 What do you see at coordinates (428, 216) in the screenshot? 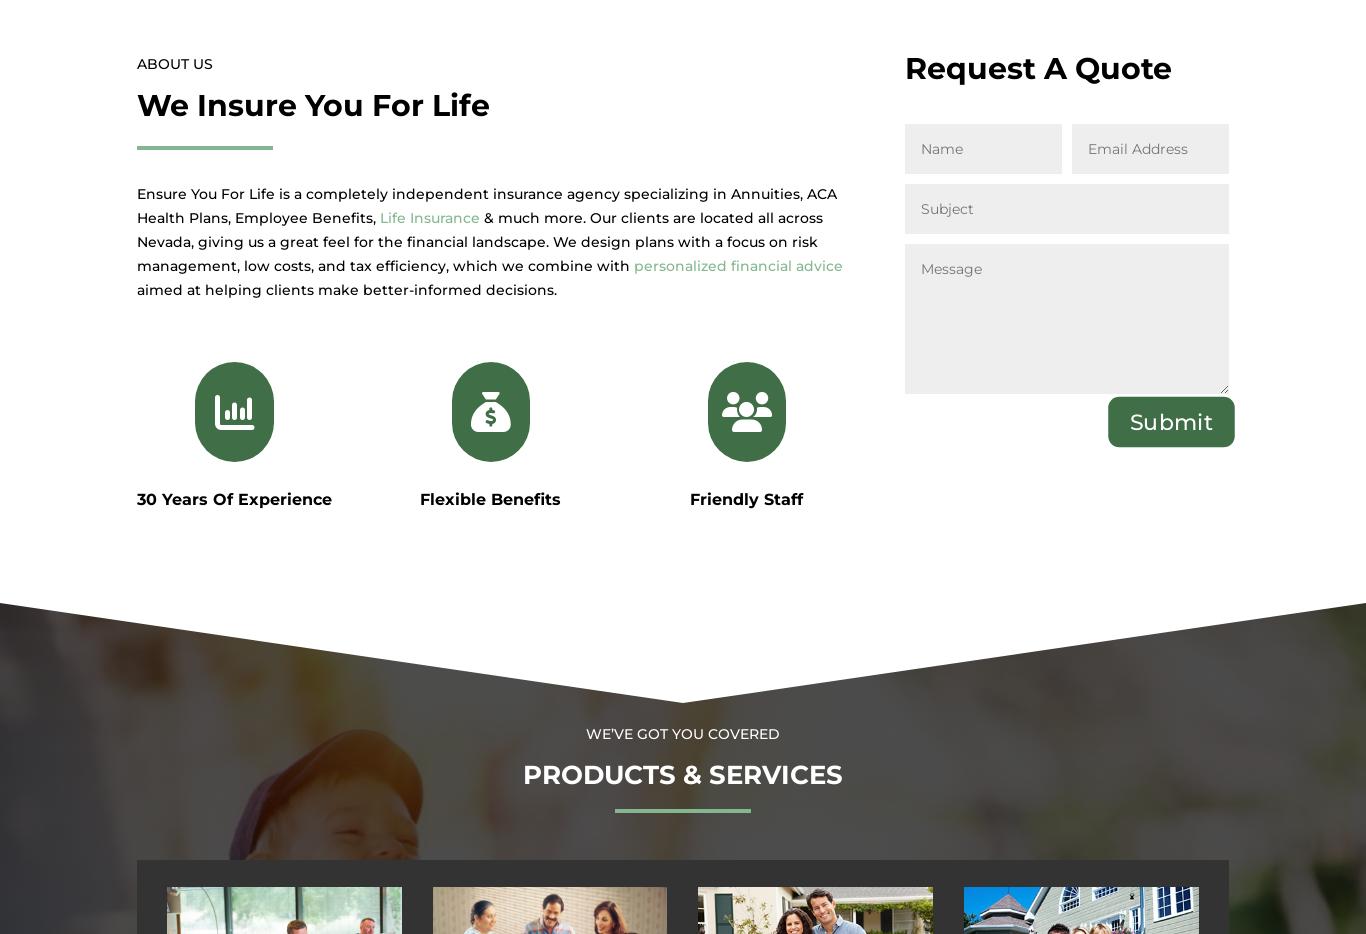
I see `'Life Insurance'` at bounding box center [428, 216].